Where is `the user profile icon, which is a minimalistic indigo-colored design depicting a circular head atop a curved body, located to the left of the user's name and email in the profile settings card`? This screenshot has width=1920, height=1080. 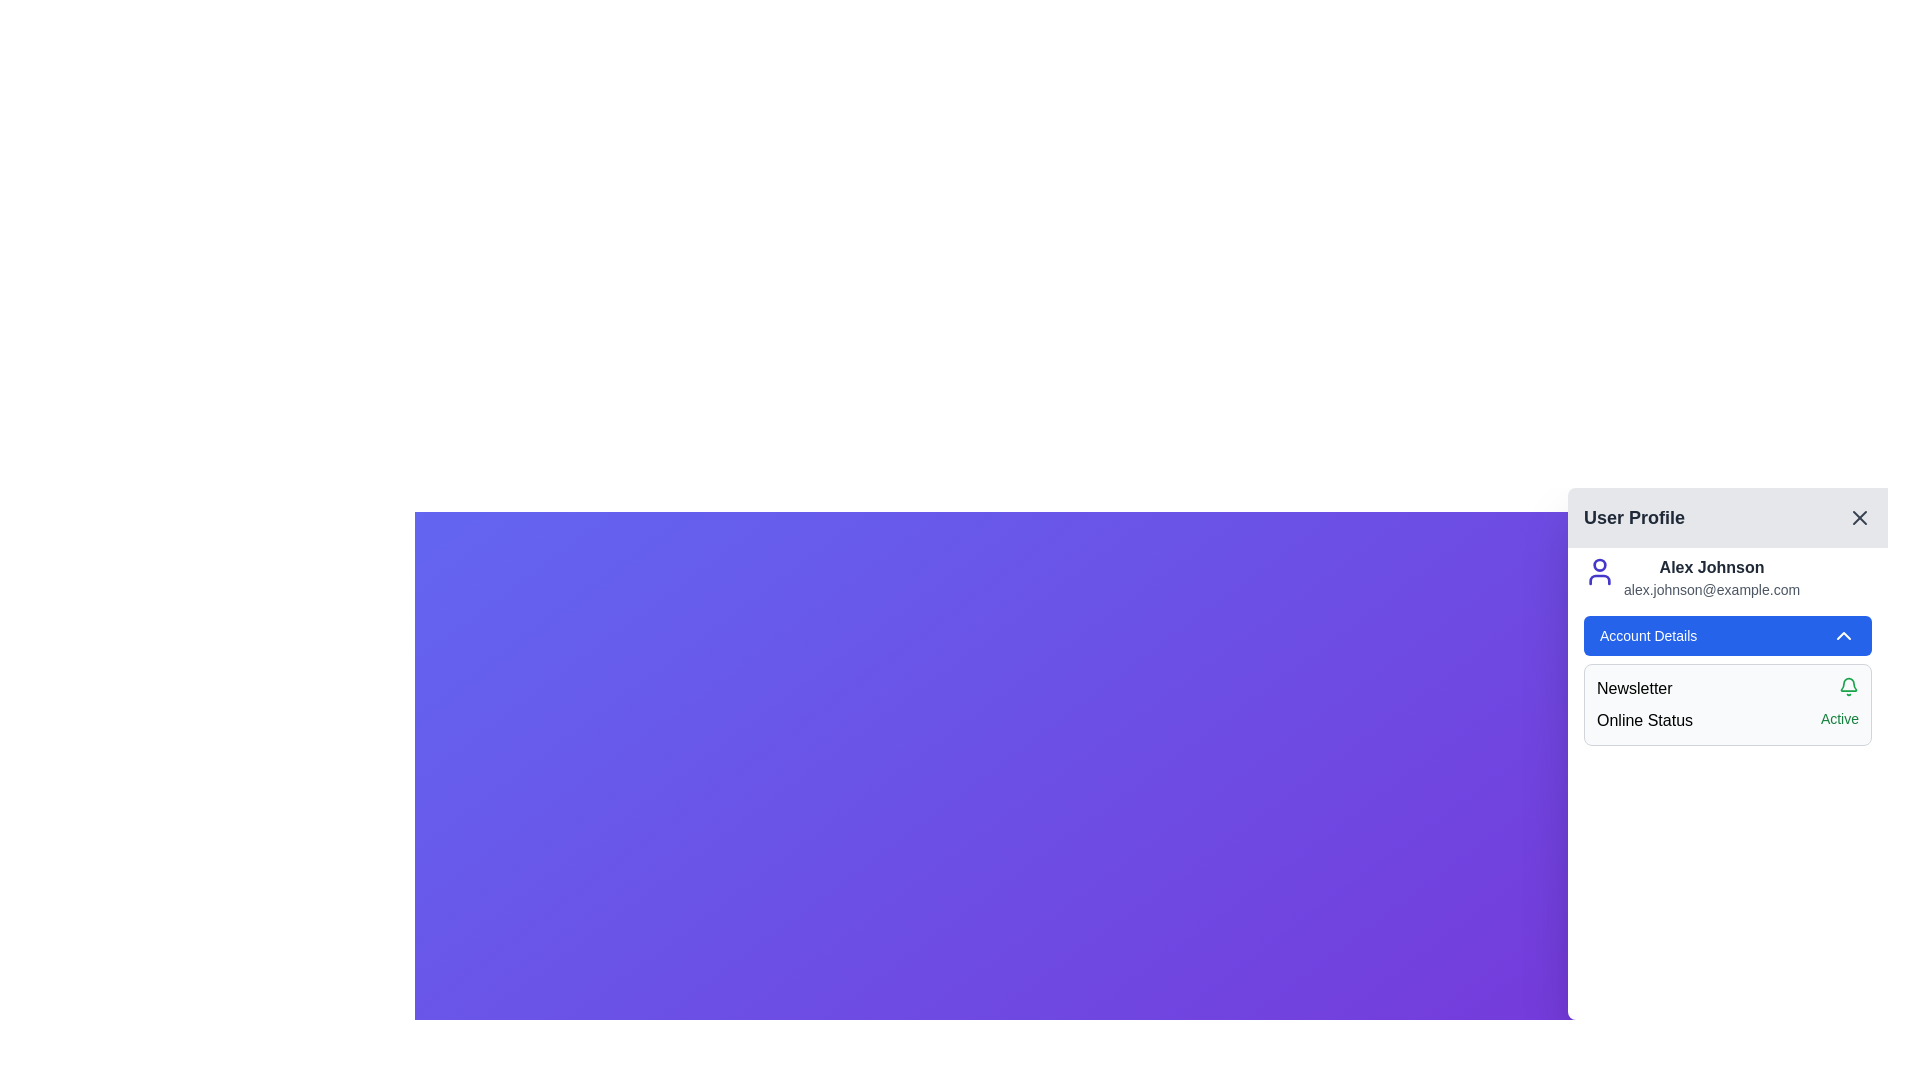 the user profile icon, which is a minimalistic indigo-colored design depicting a circular head atop a curved body, located to the left of the user's name and email in the profile settings card is located at coordinates (1598, 571).